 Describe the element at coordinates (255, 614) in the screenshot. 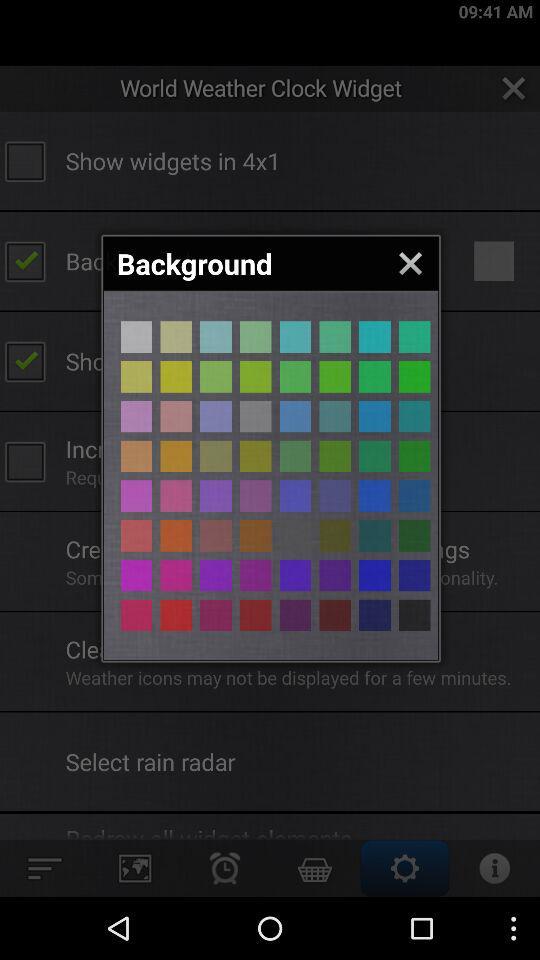

I see `background colir` at that location.